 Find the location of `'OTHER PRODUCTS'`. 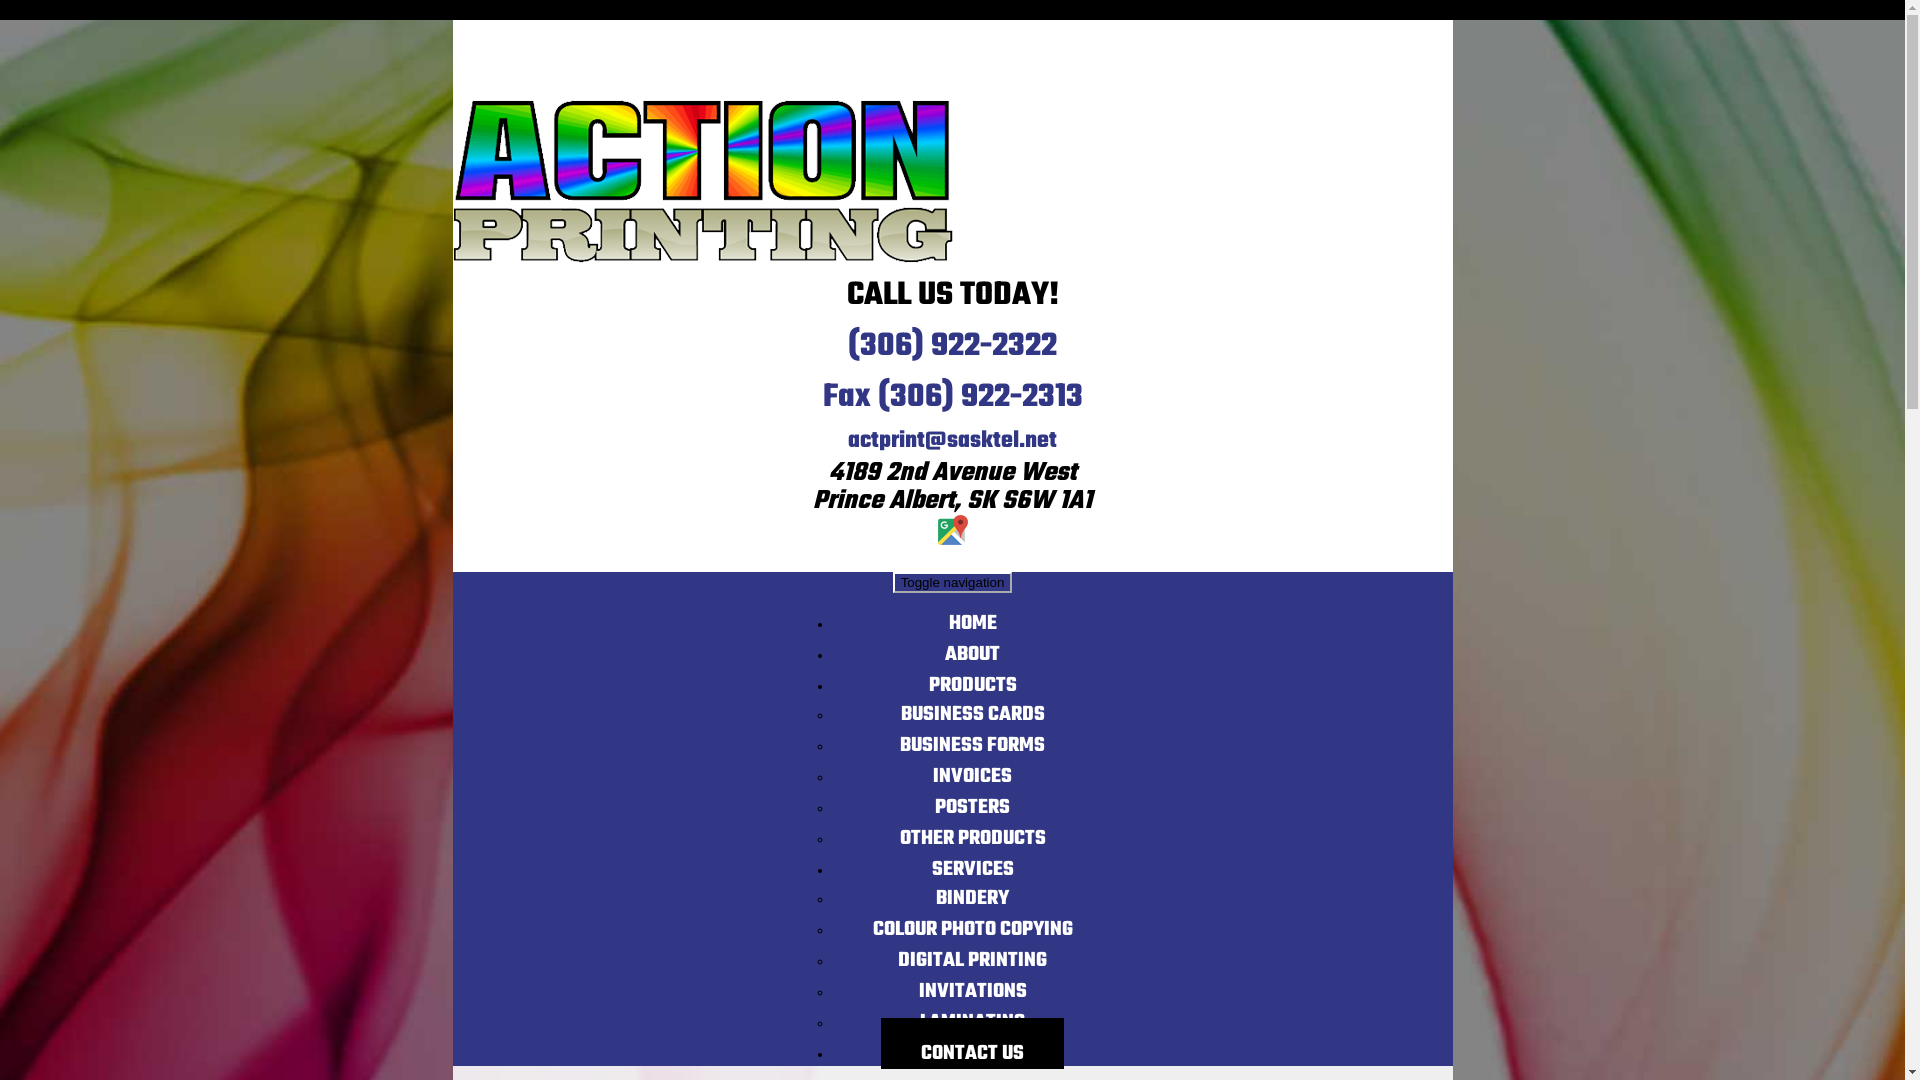

'OTHER PRODUCTS' is located at coordinates (859, 828).